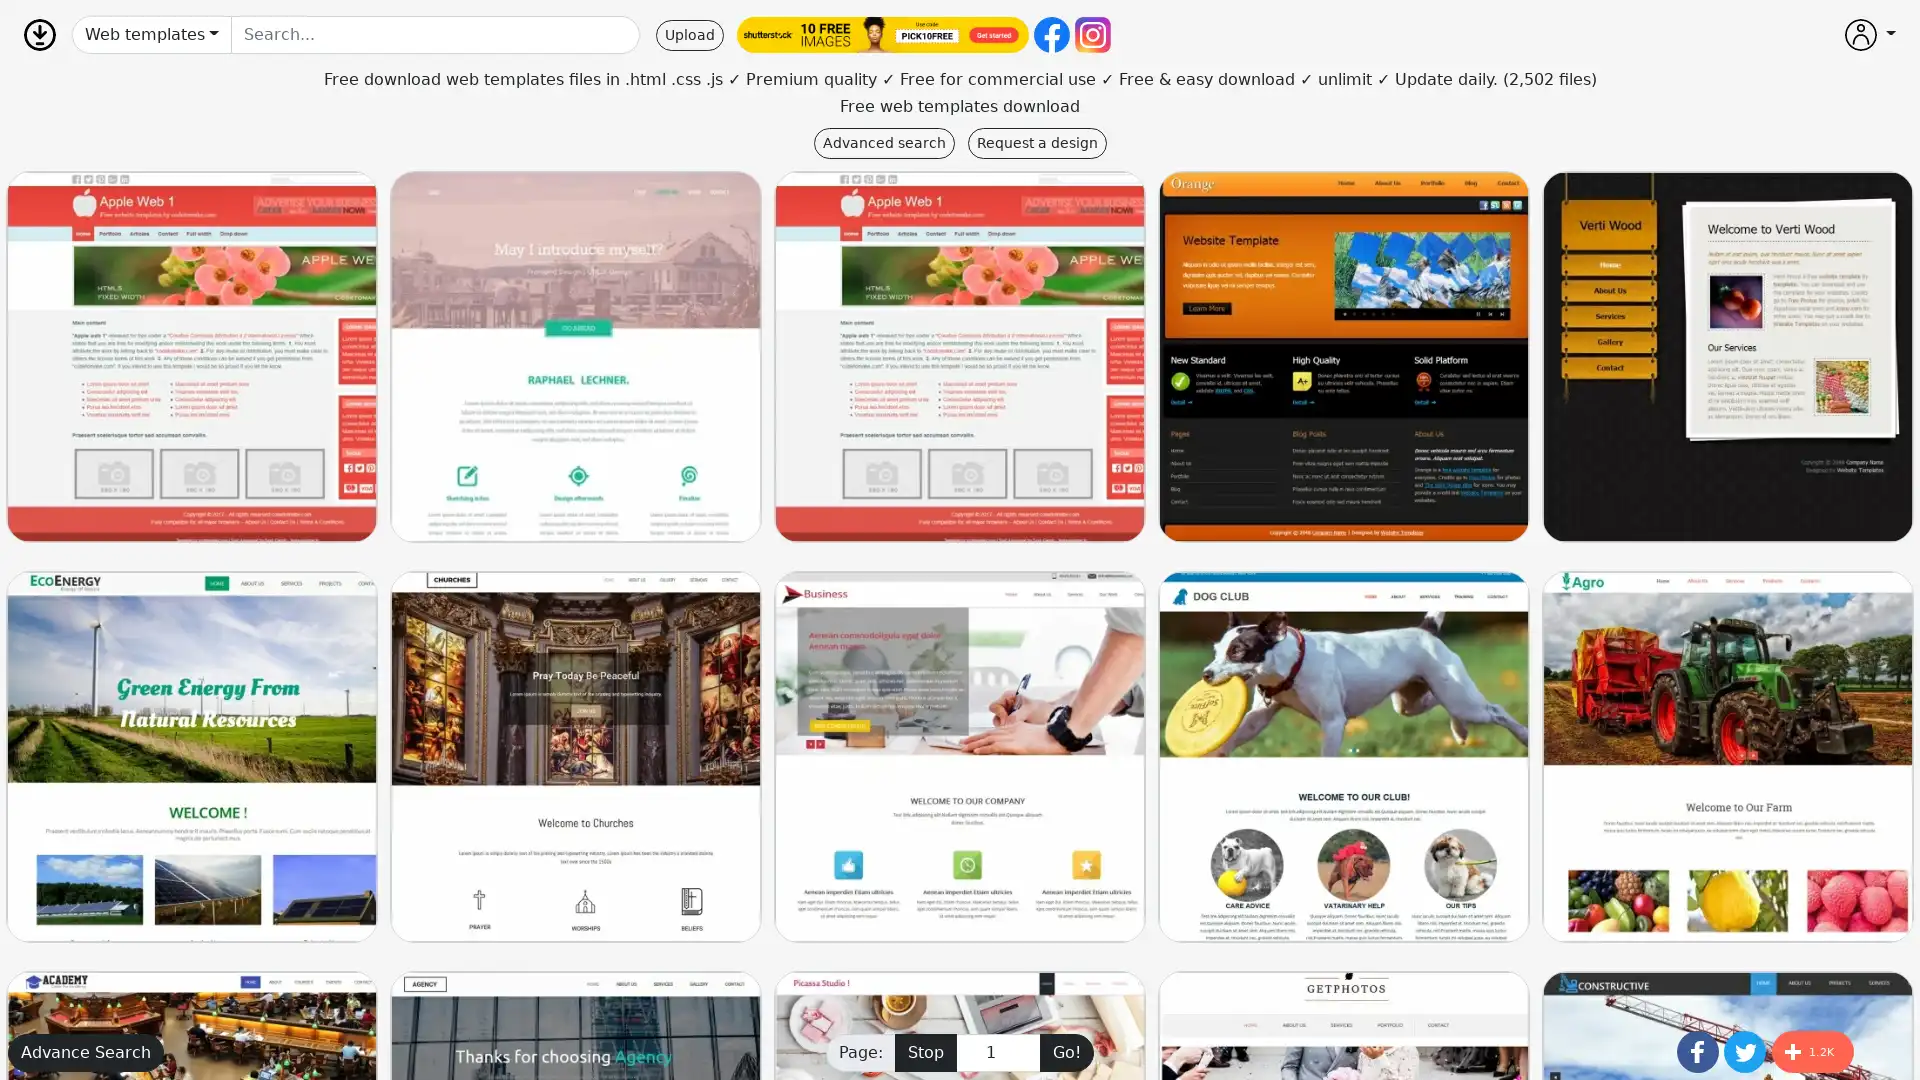  What do you see at coordinates (1701, 1051) in the screenshot?
I see `Share to Facebook` at bounding box center [1701, 1051].